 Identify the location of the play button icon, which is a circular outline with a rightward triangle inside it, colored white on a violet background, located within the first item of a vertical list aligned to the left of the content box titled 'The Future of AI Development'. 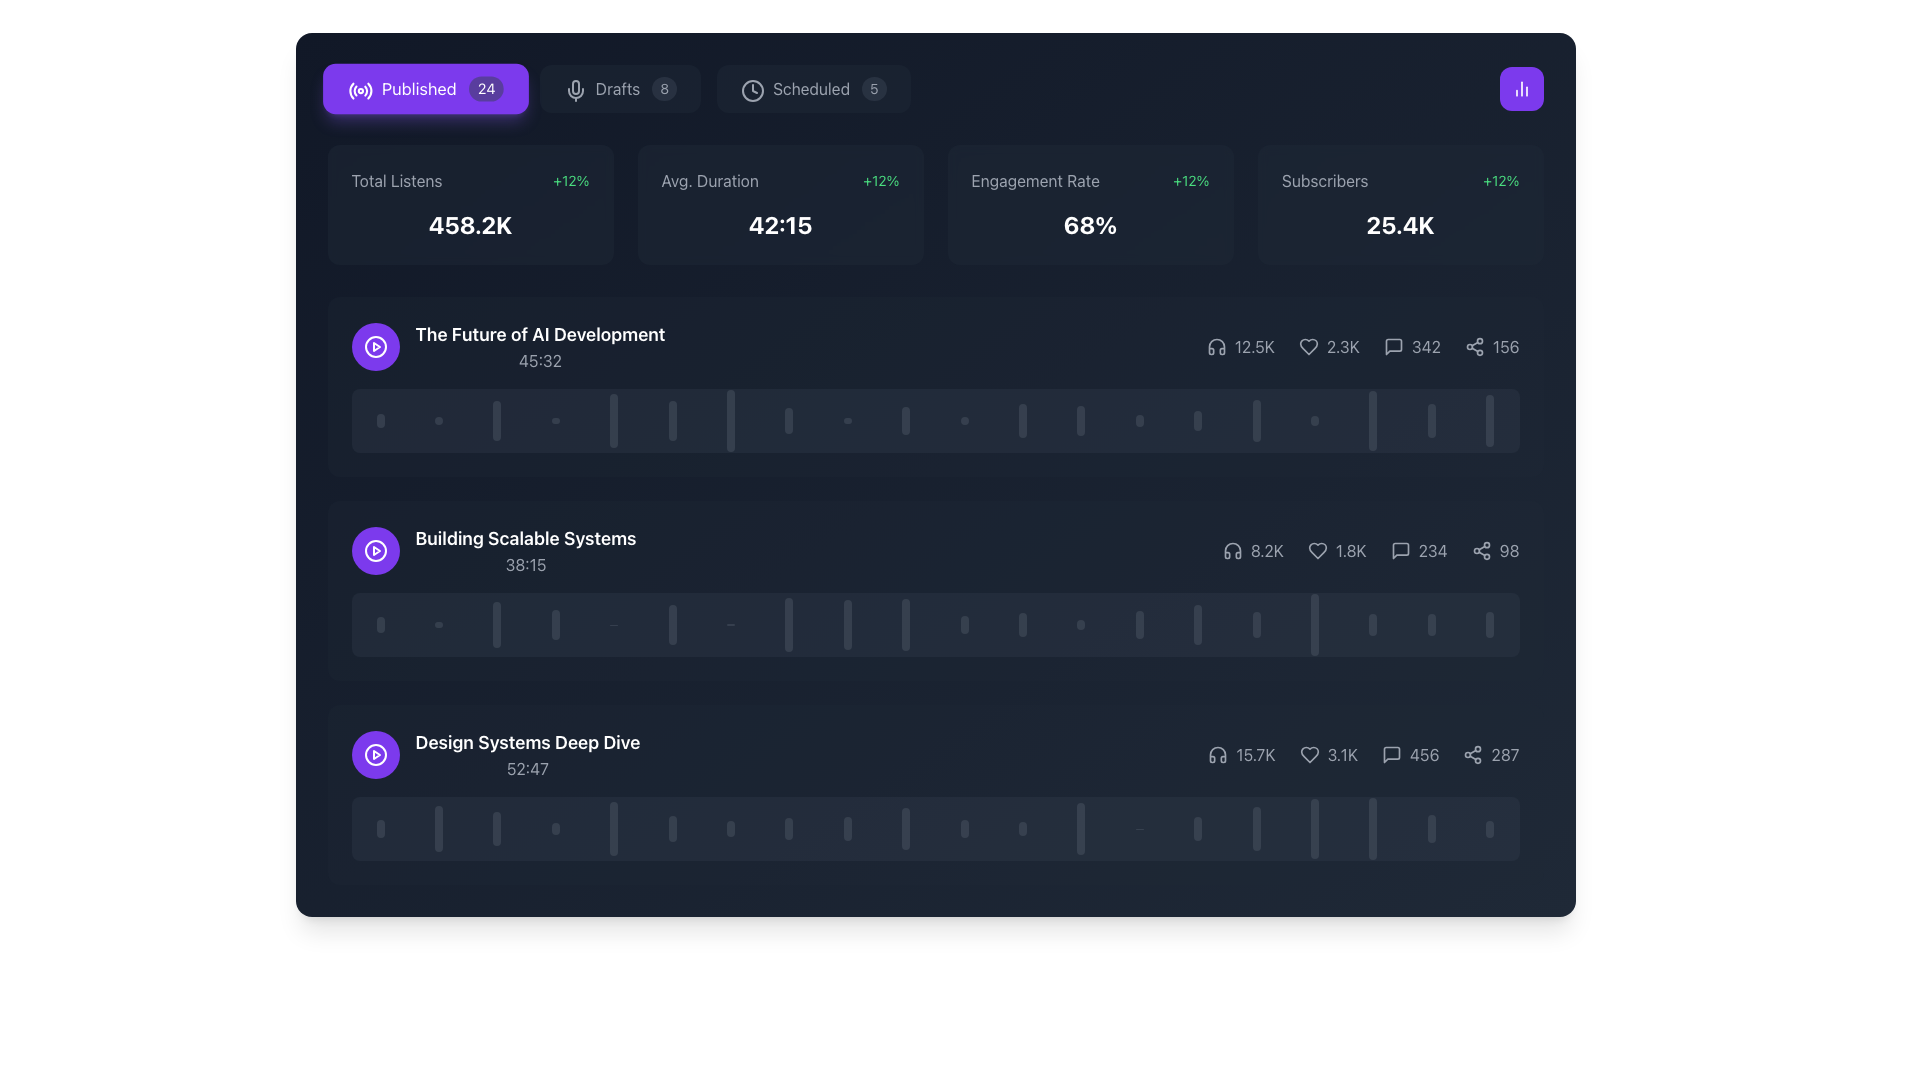
(375, 346).